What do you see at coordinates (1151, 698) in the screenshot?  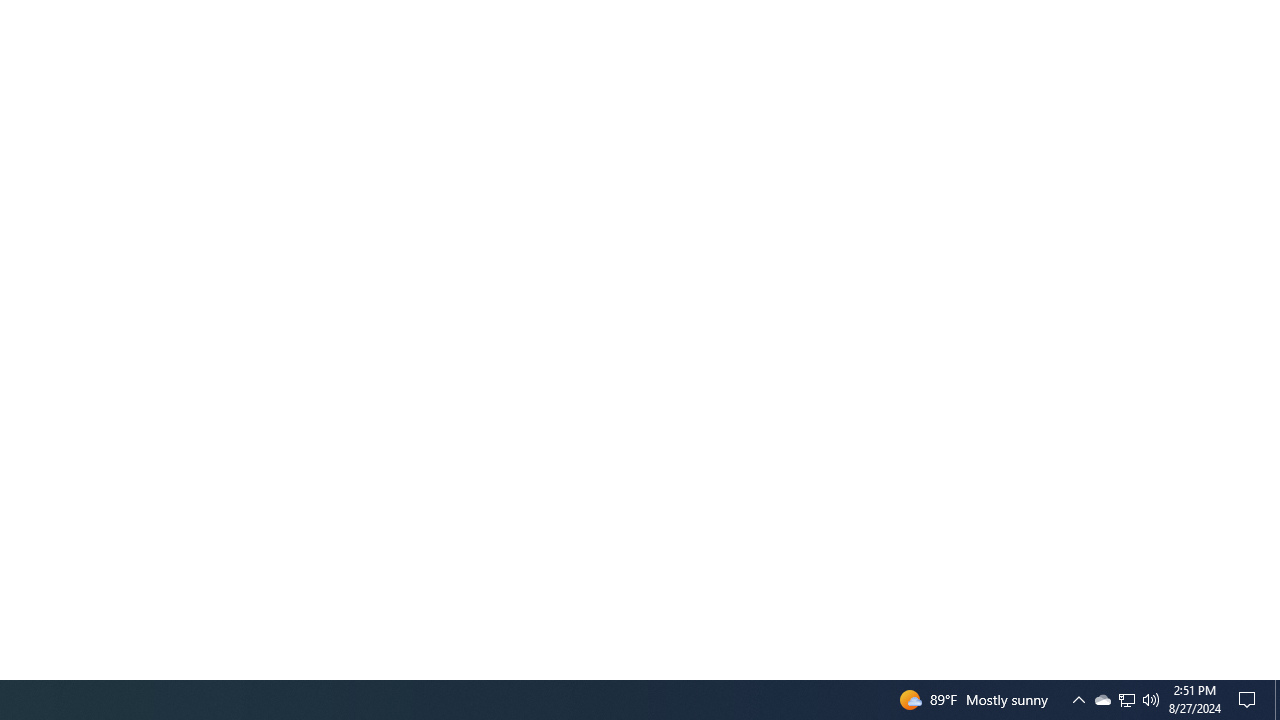 I see `'Q2790: 100%'` at bounding box center [1151, 698].